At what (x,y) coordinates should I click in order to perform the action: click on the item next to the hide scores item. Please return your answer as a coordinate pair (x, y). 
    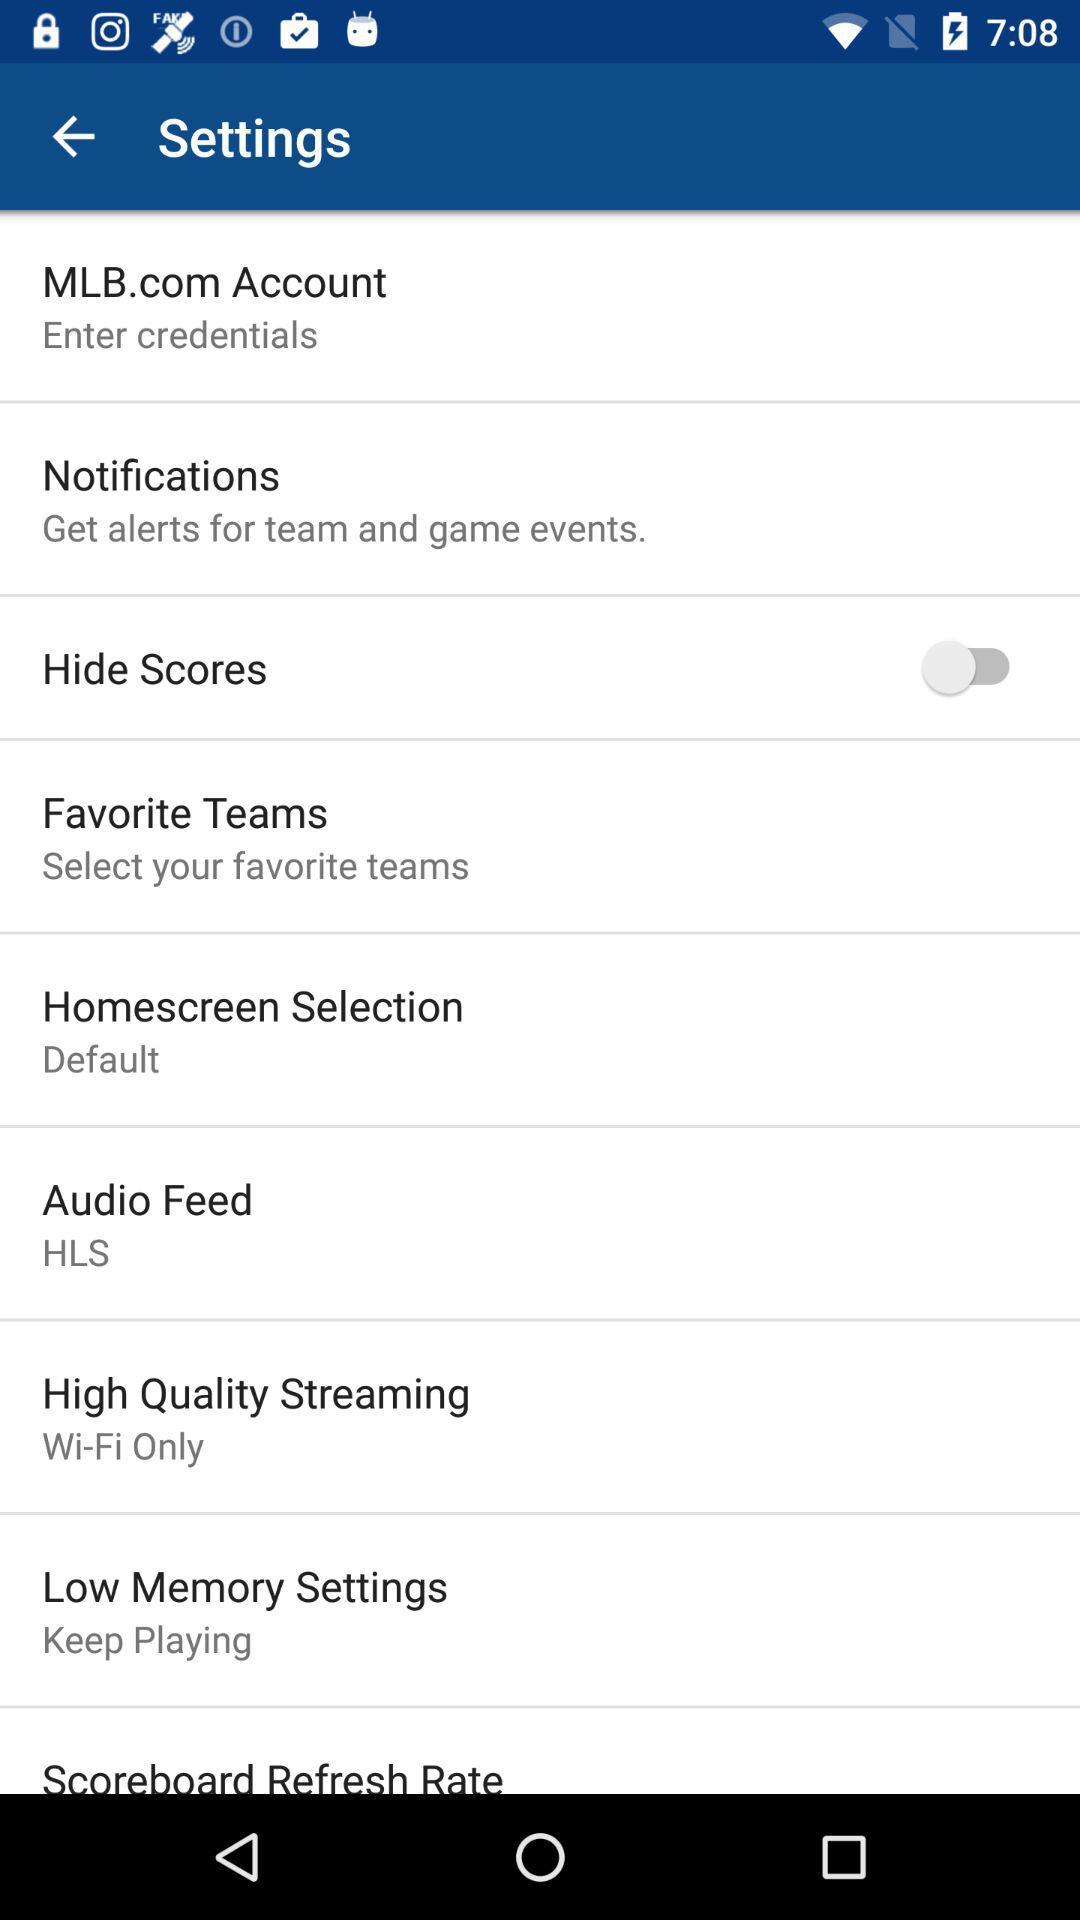
    Looking at the image, I should click on (974, 667).